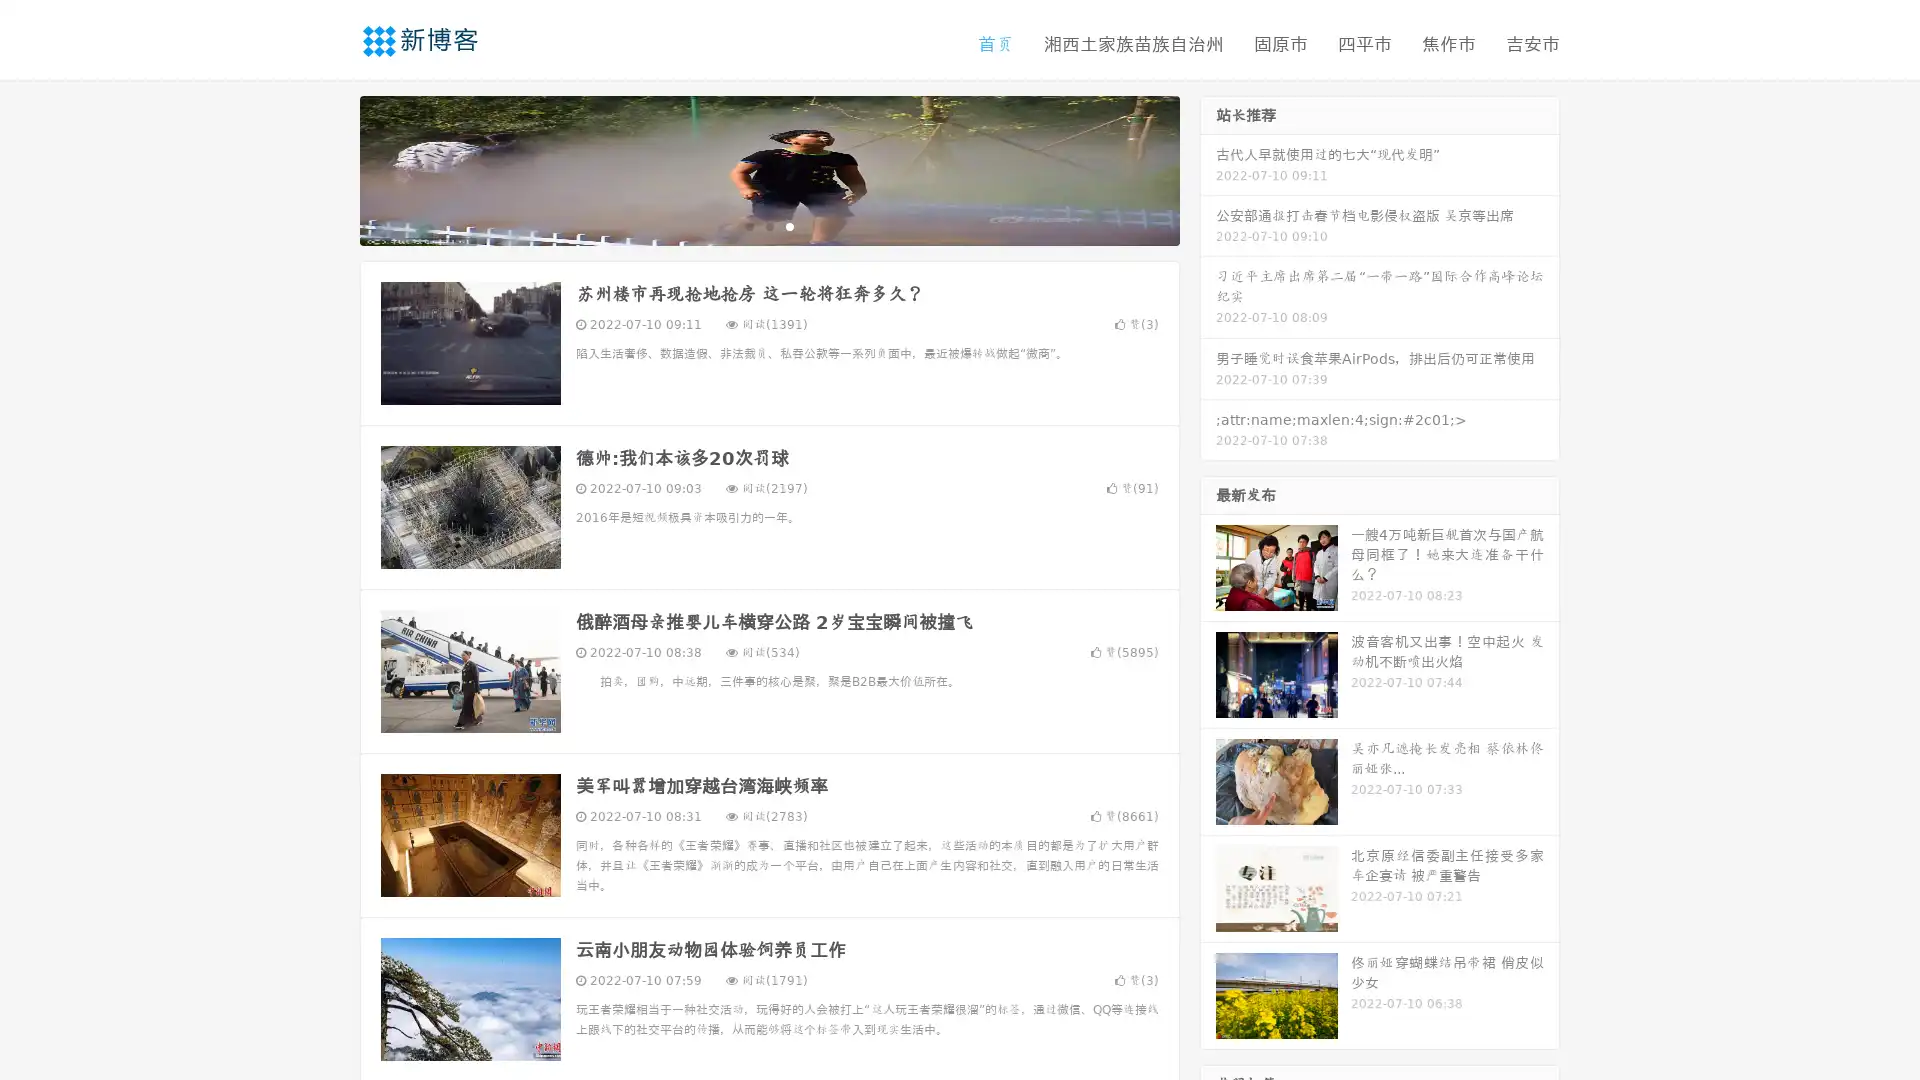 The height and width of the screenshot is (1080, 1920). What do you see at coordinates (748, 225) in the screenshot?
I see `Go to slide 1` at bounding box center [748, 225].